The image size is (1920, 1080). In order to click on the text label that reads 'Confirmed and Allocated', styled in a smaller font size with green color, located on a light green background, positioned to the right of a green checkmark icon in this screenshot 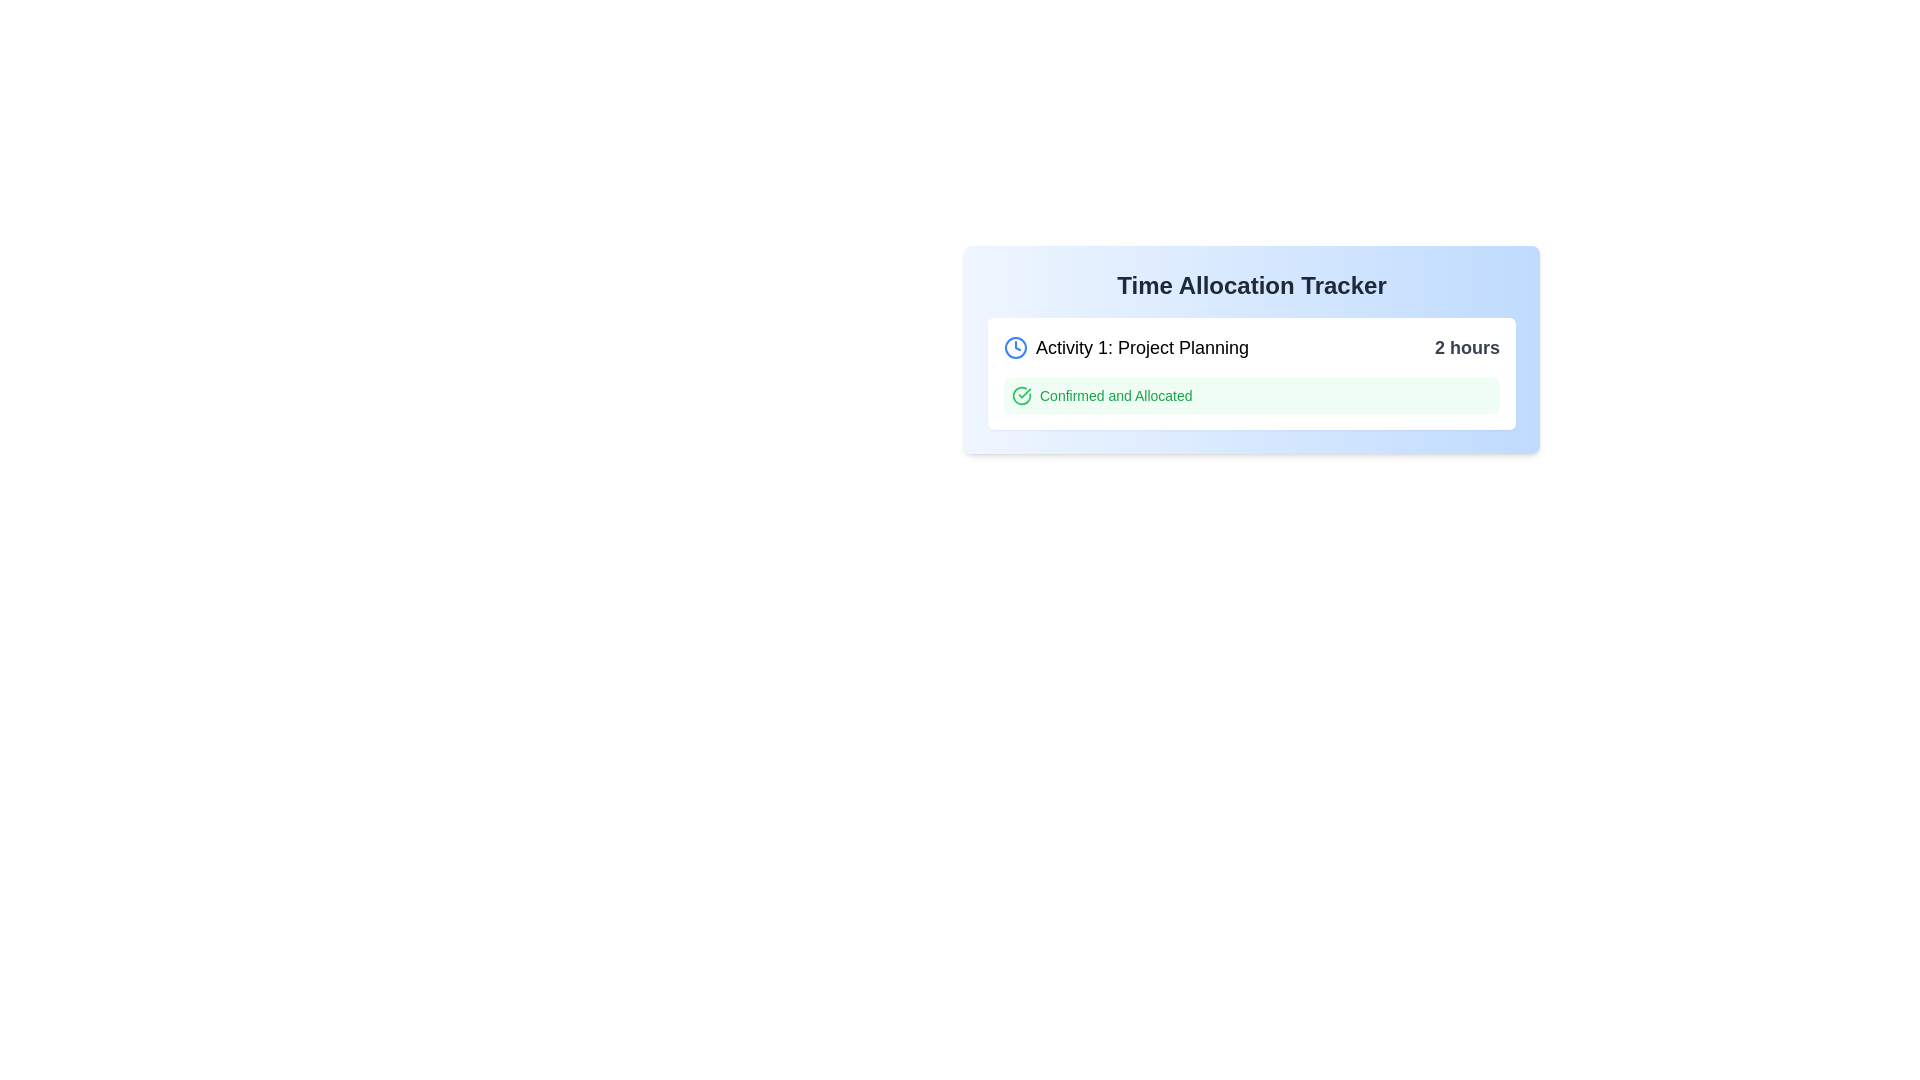, I will do `click(1115, 396)`.